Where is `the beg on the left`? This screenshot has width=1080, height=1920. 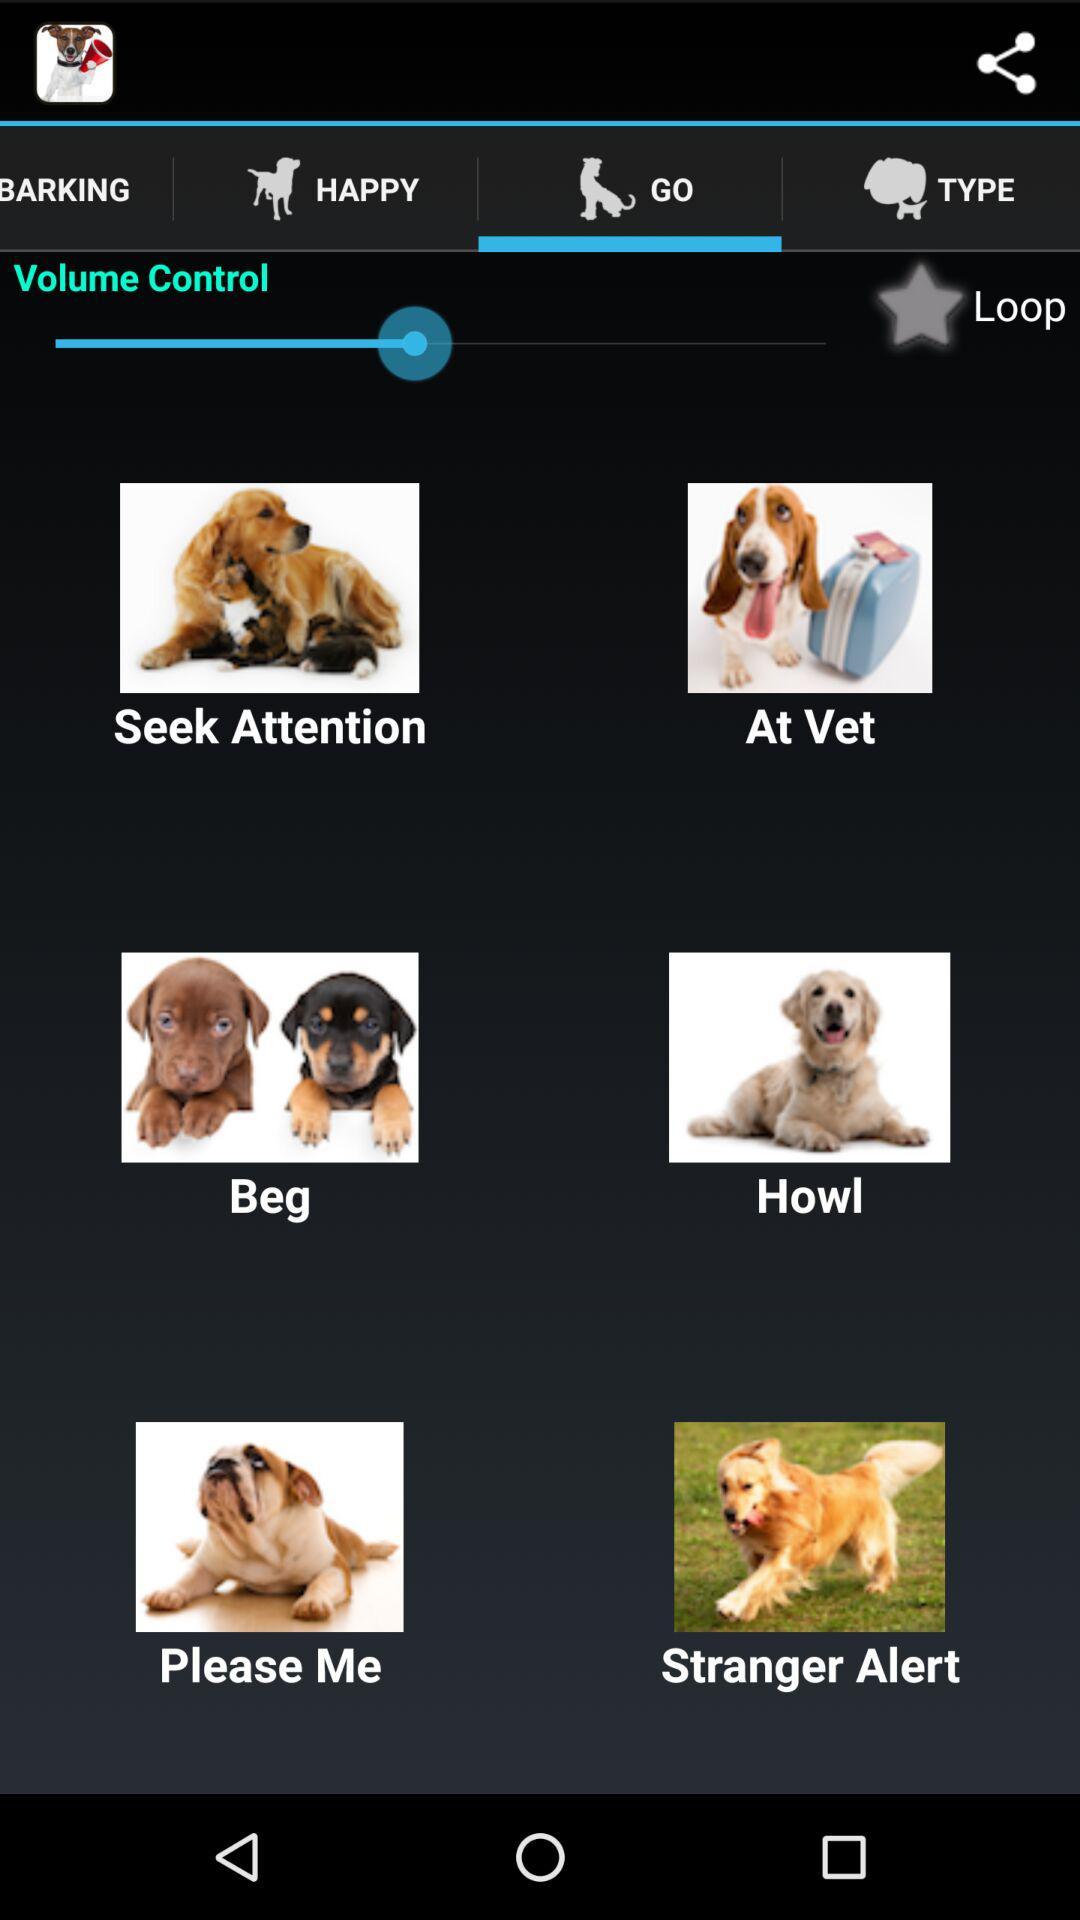 the beg on the left is located at coordinates (270, 1088).